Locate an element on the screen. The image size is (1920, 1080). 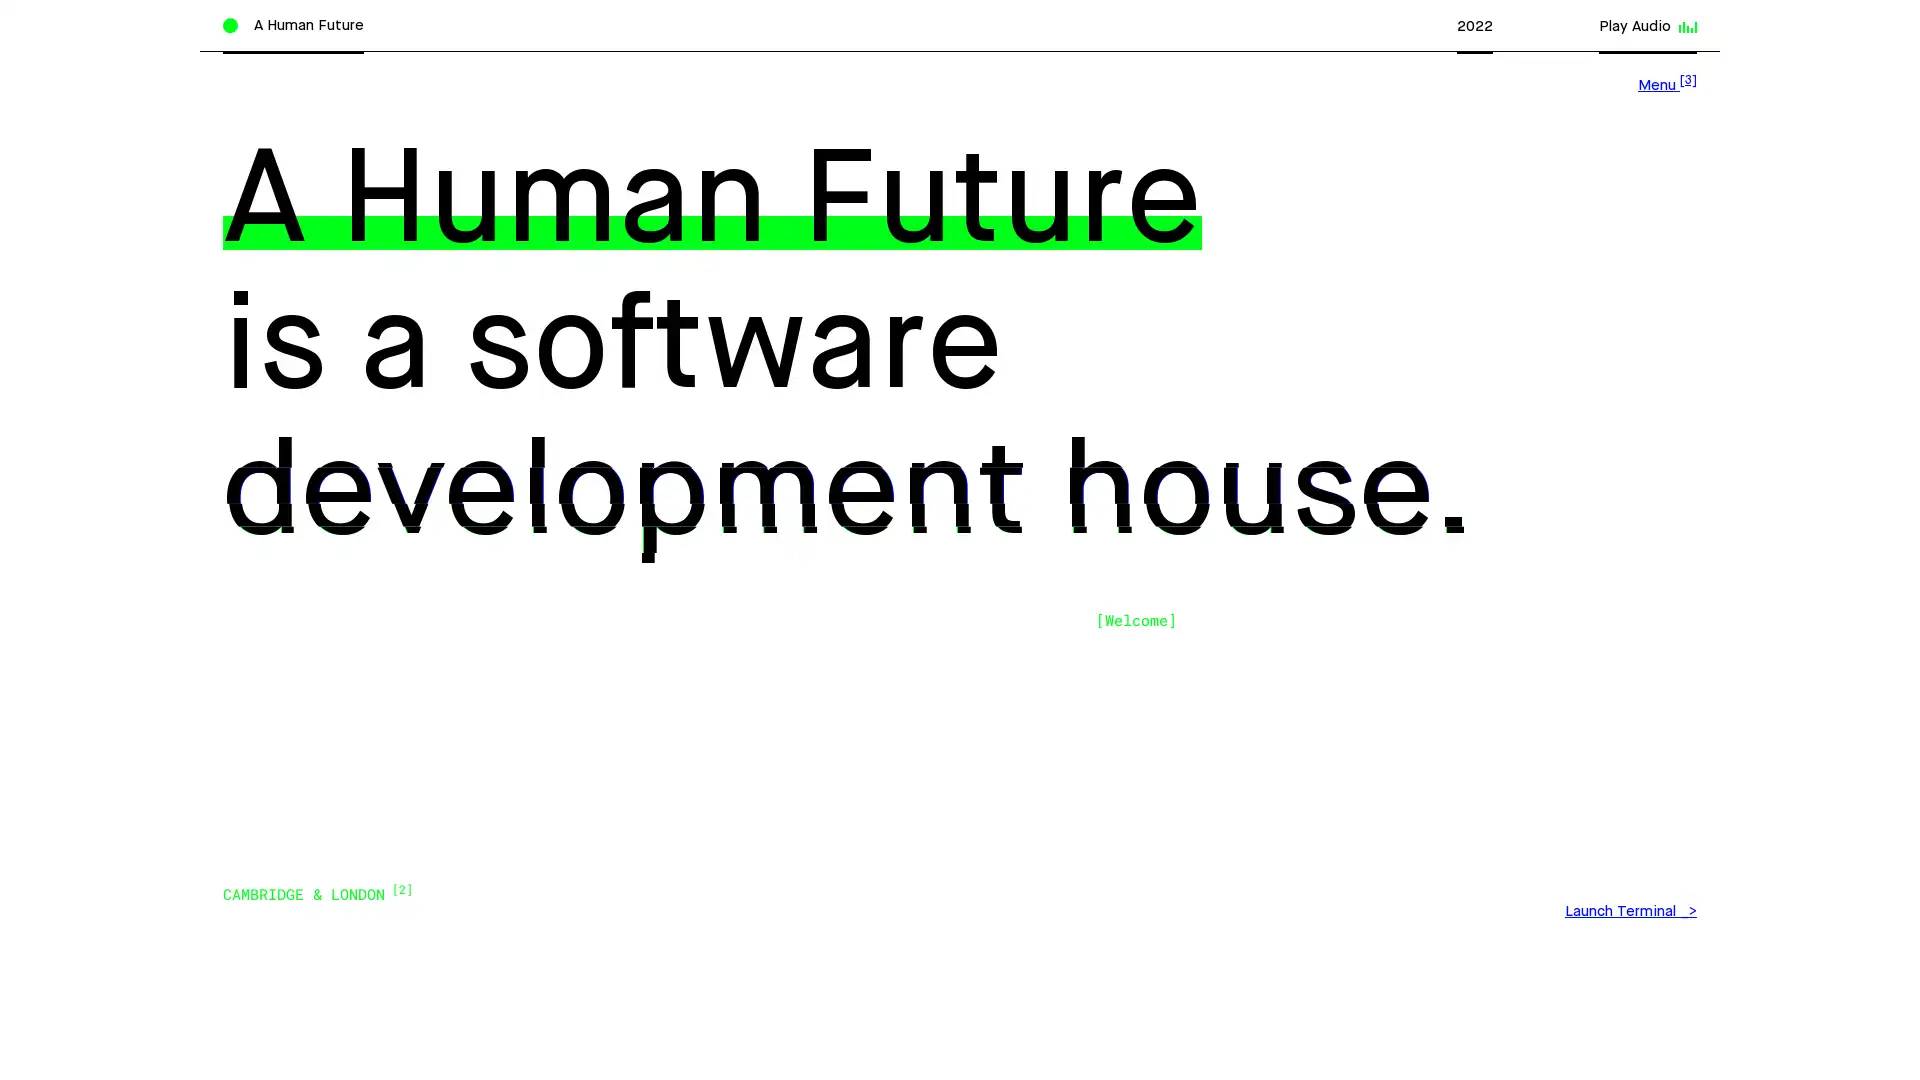
show more media controls is located at coordinates (1685, 19).